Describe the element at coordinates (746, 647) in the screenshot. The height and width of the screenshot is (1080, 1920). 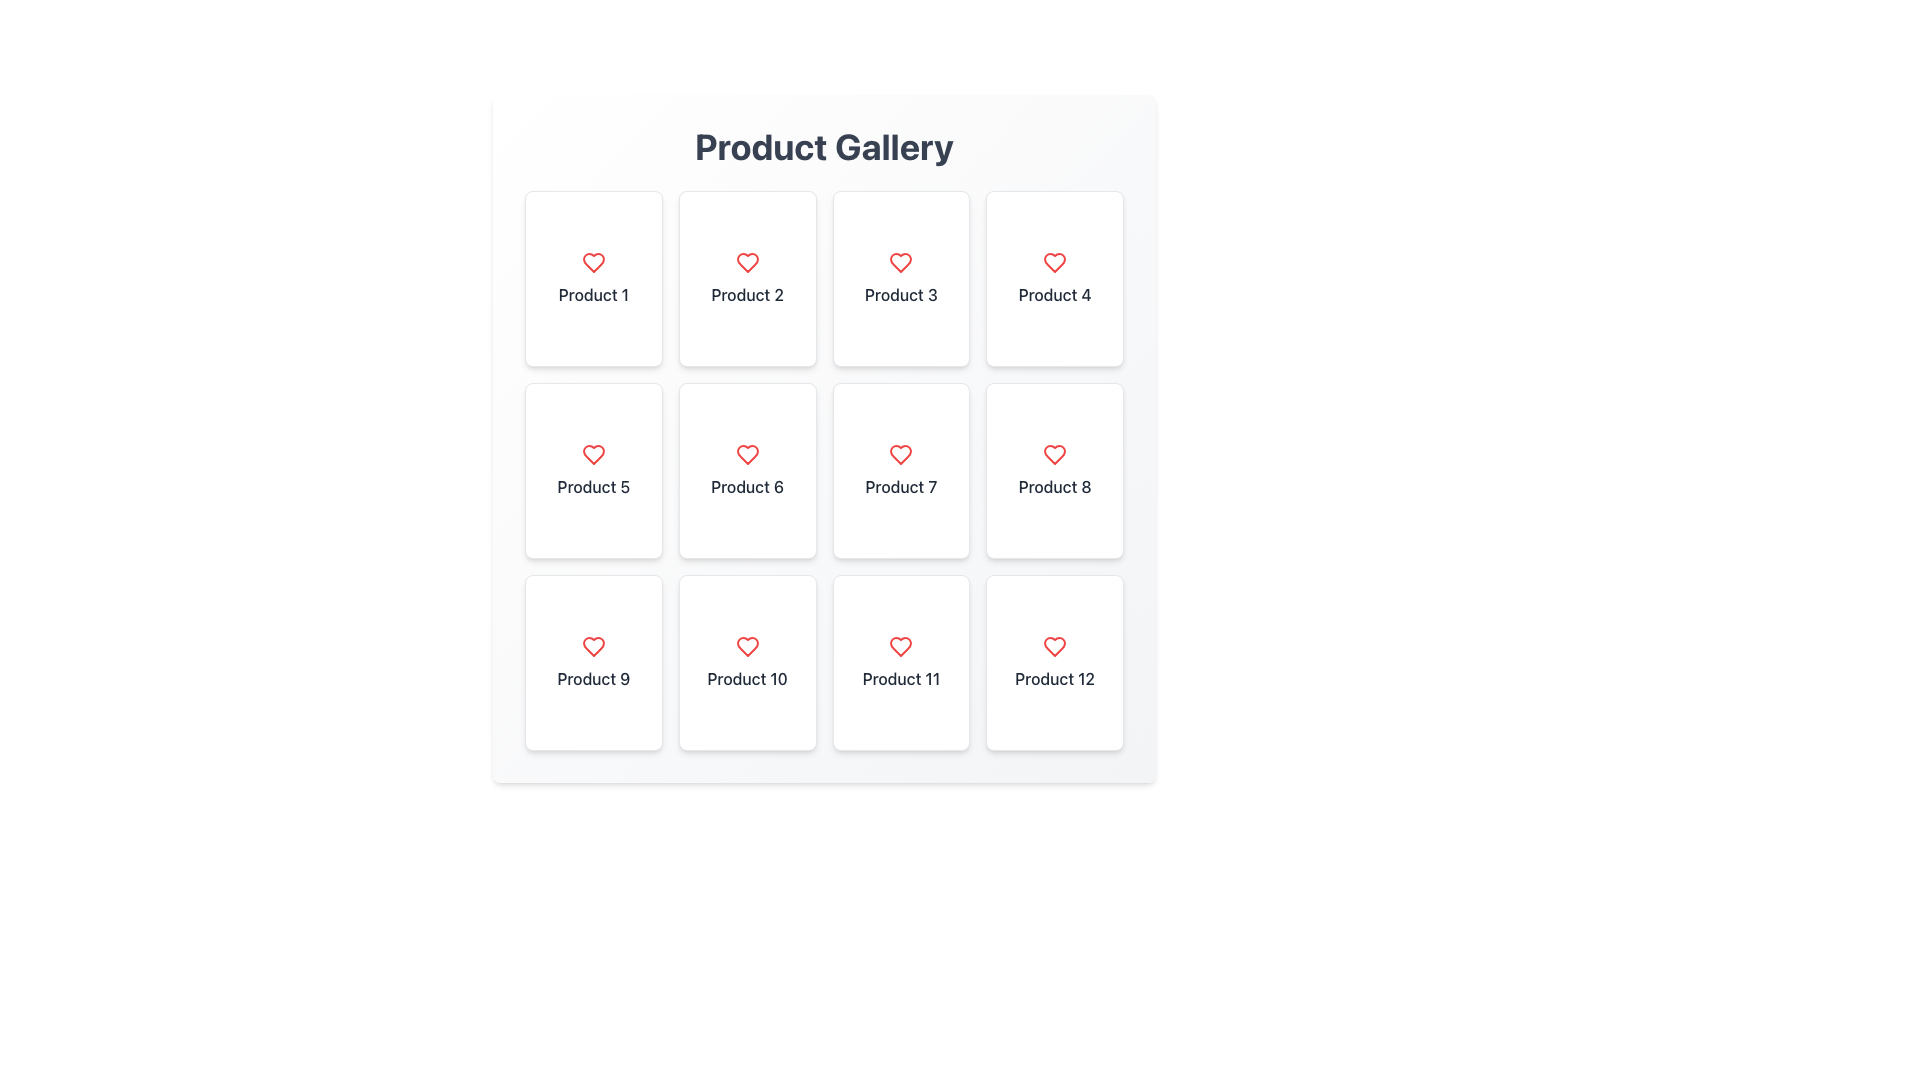
I see `the red heart-shaped icon indicating a favorite or like feature located in the grid layout under 'Product 10'` at that location.